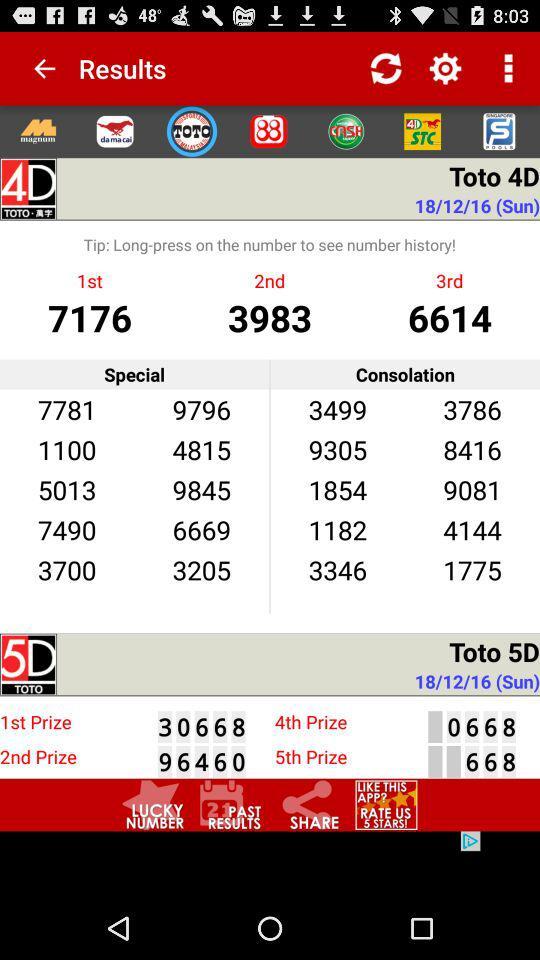 This screenshot has width=540, height=960. What do you see at coordinates (115, 130) in the screenshot?
I see `game with horse icon` at bounding box center [115, 130].